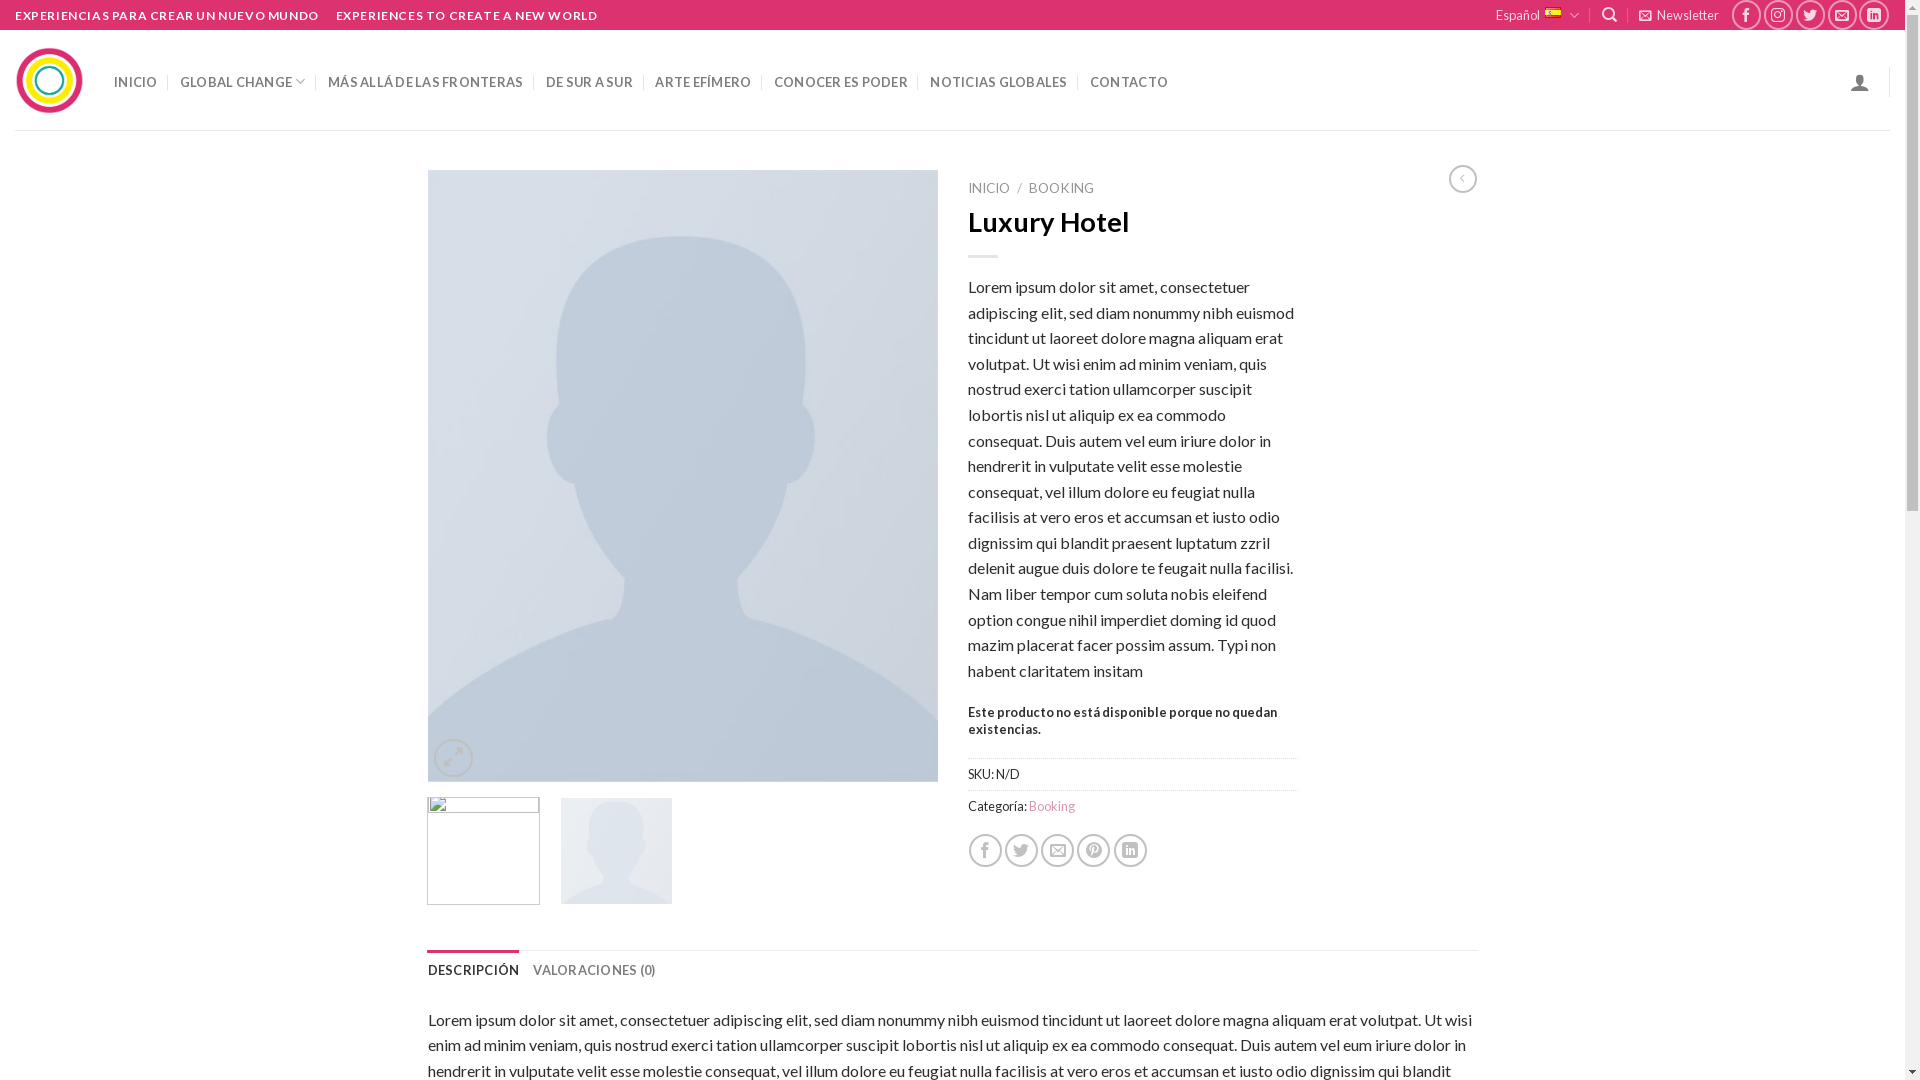  What do you see at coordinates (1128, 80) in the screenshot?
I see `'CONTACTO'` at bounding box center [1128, 80].